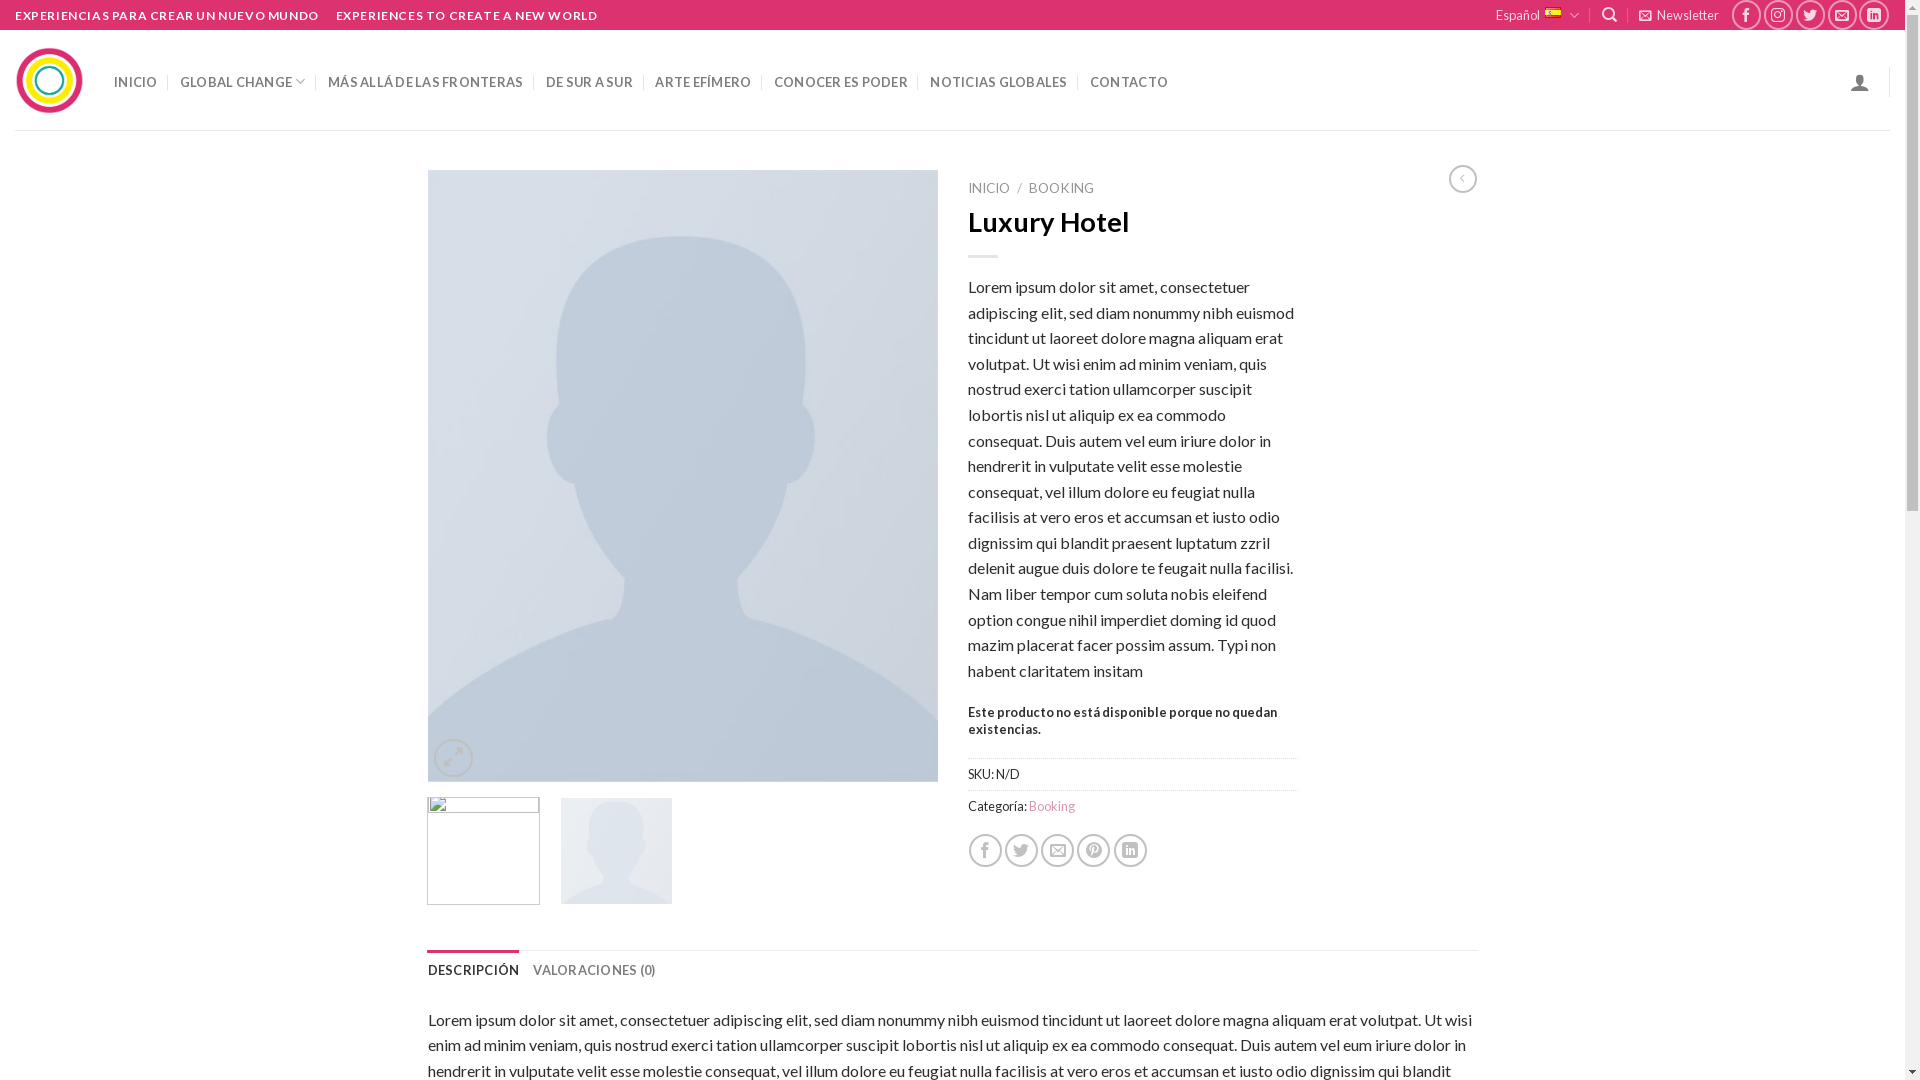  What do you see at coordinates (1128, 80) in the screenshot?
I see `'CONTACTO'` at bounding box center [1128, 80].